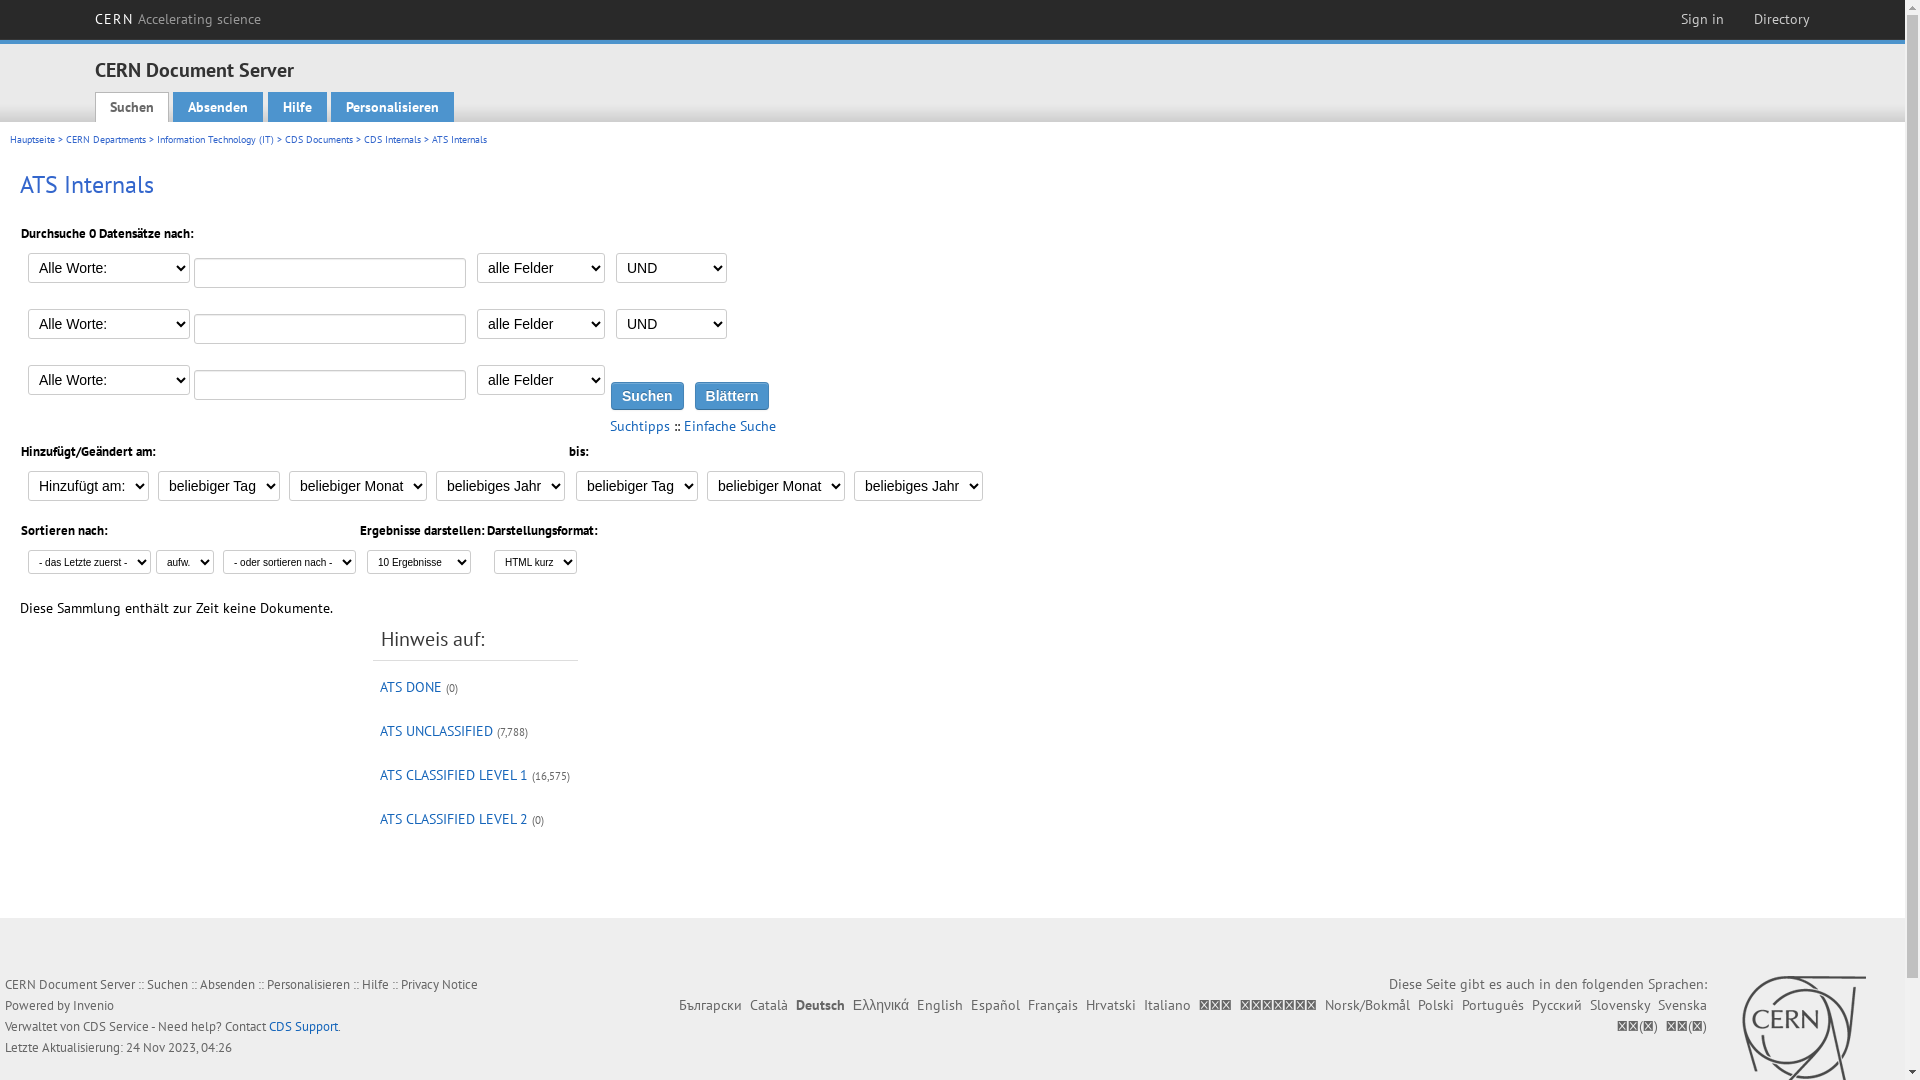  Describe the element at coordinates (438, 983) in the screenshot. I see `'Privacy Notice'` at that location.